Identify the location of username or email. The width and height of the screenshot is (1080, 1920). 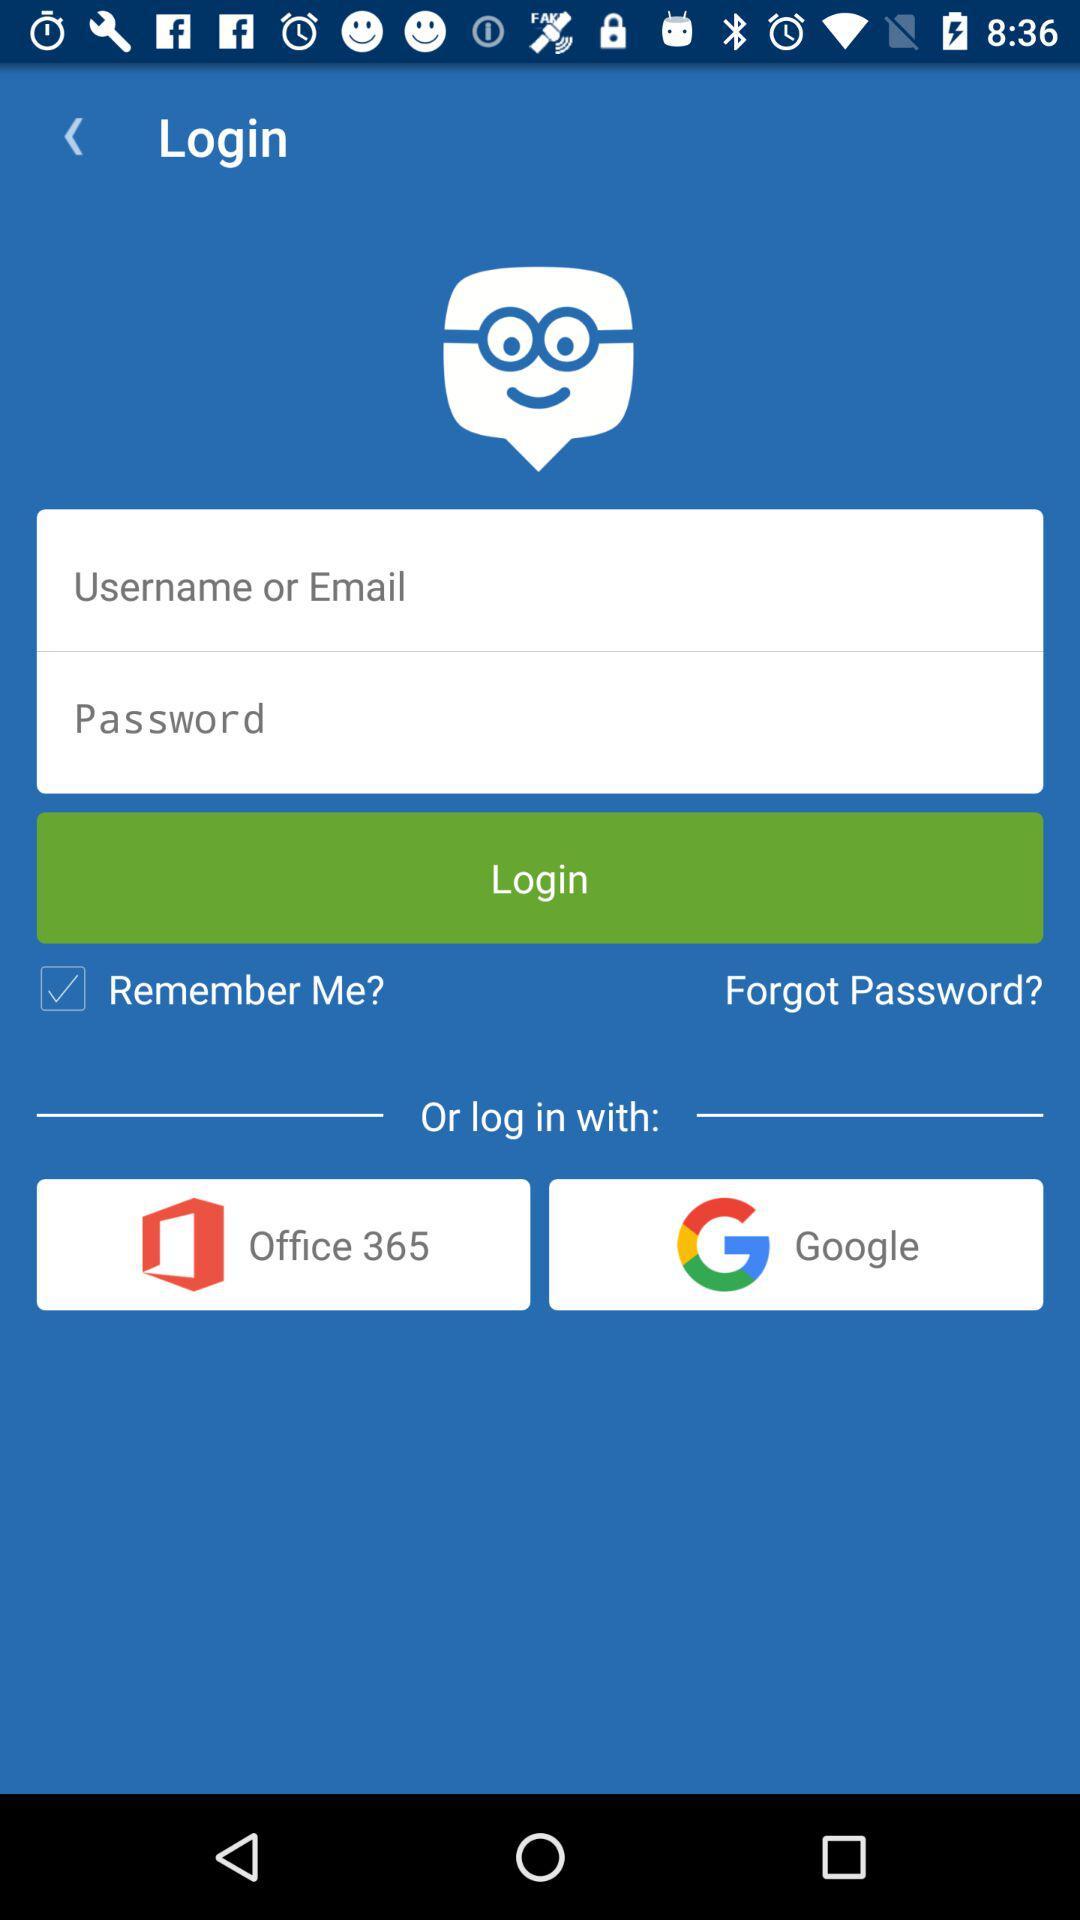
(540, 584).